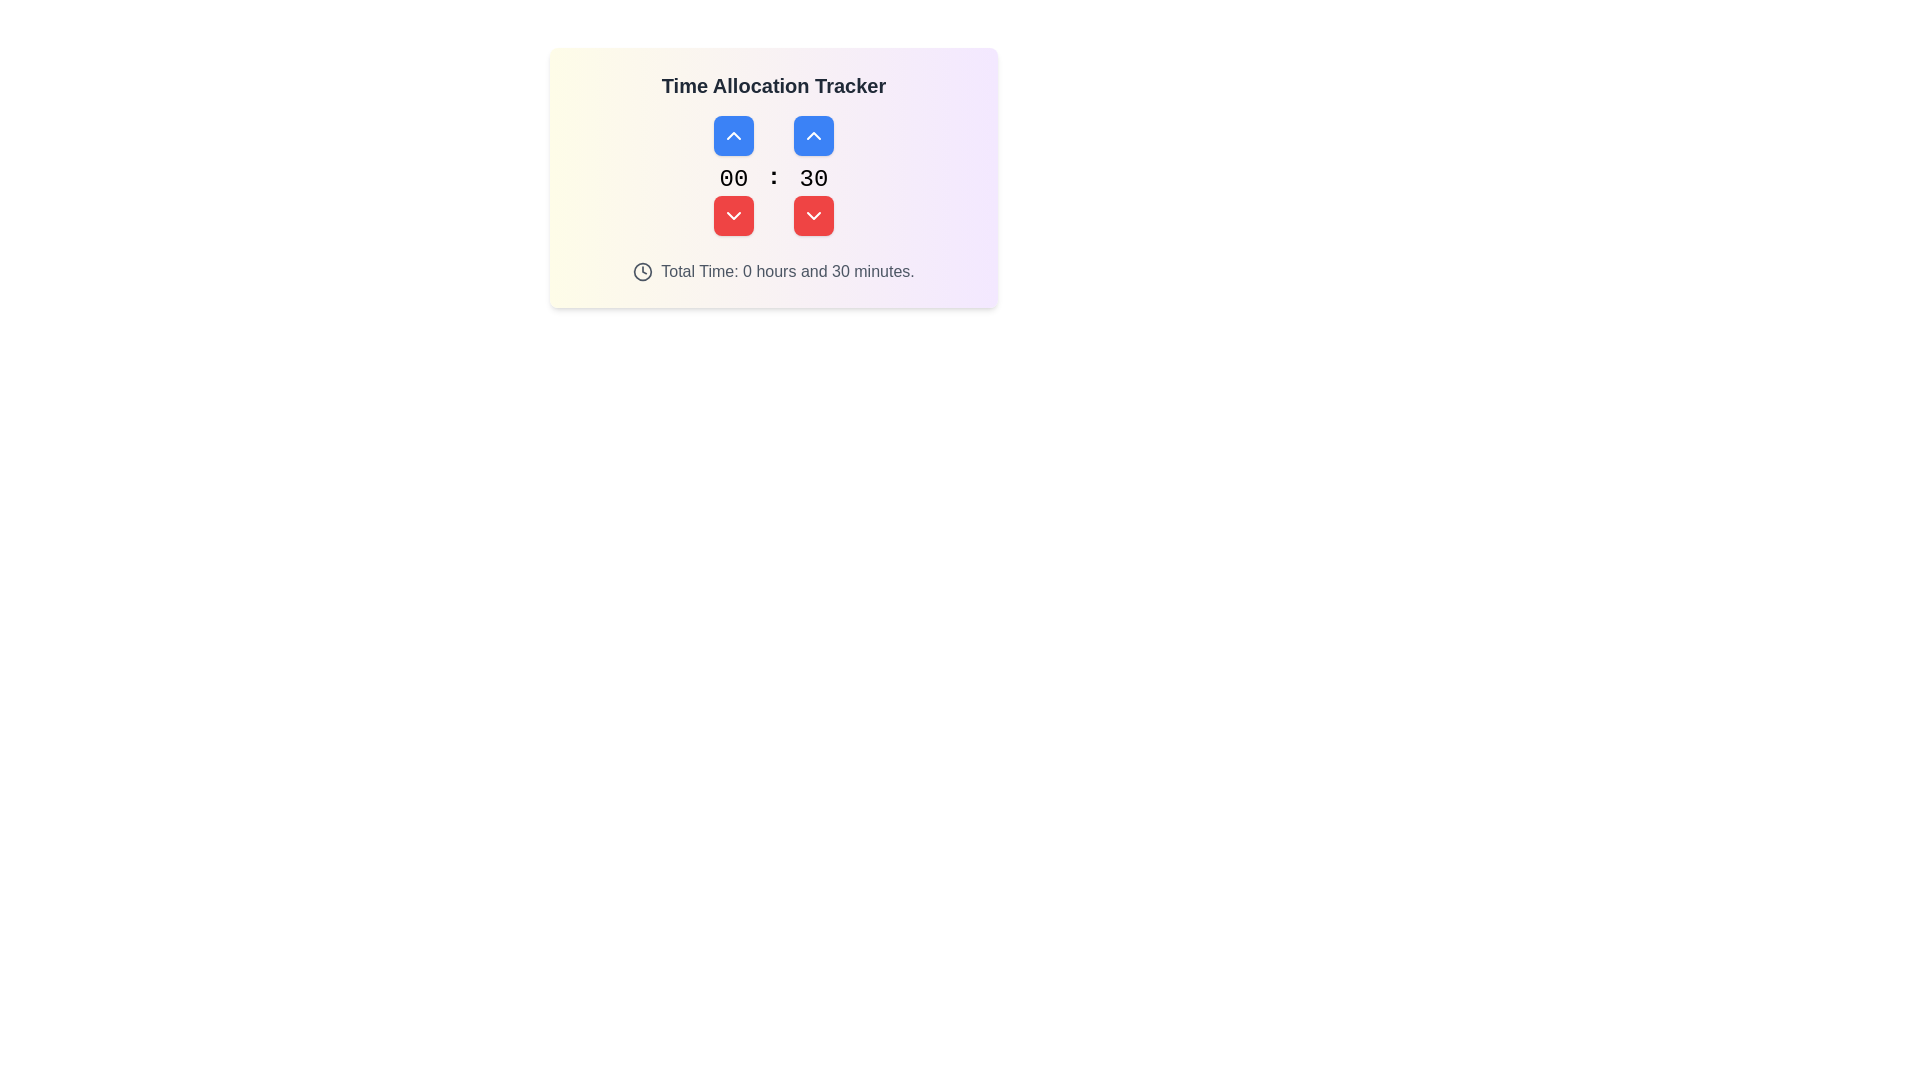  What do you see at coordinates (733, 135) in the screenshot?
I see `the blue button with a white upward-pointing chevron icon above the '00' text in the time allocation tracker to increment the hour value` at bounding box center [733, 135].